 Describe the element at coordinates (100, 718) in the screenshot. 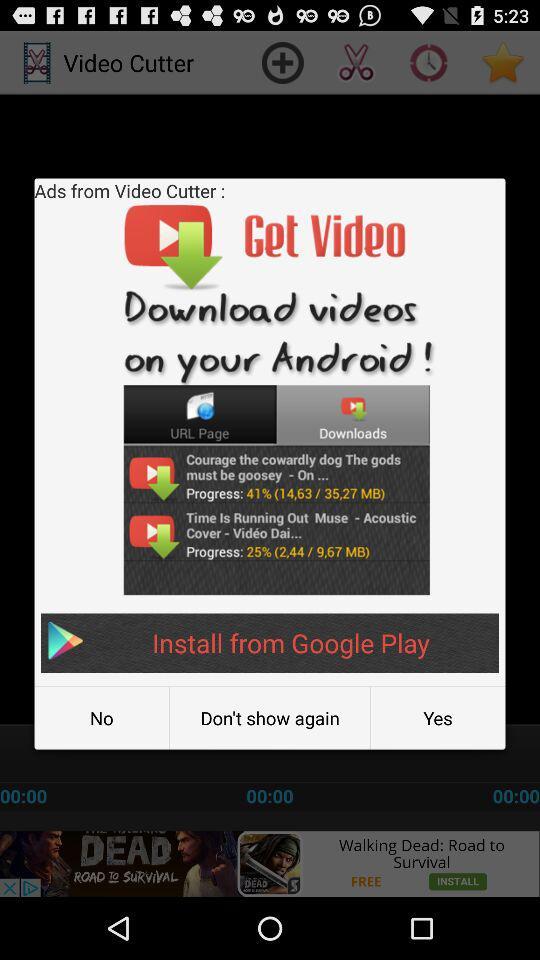

I see `no` at that location.